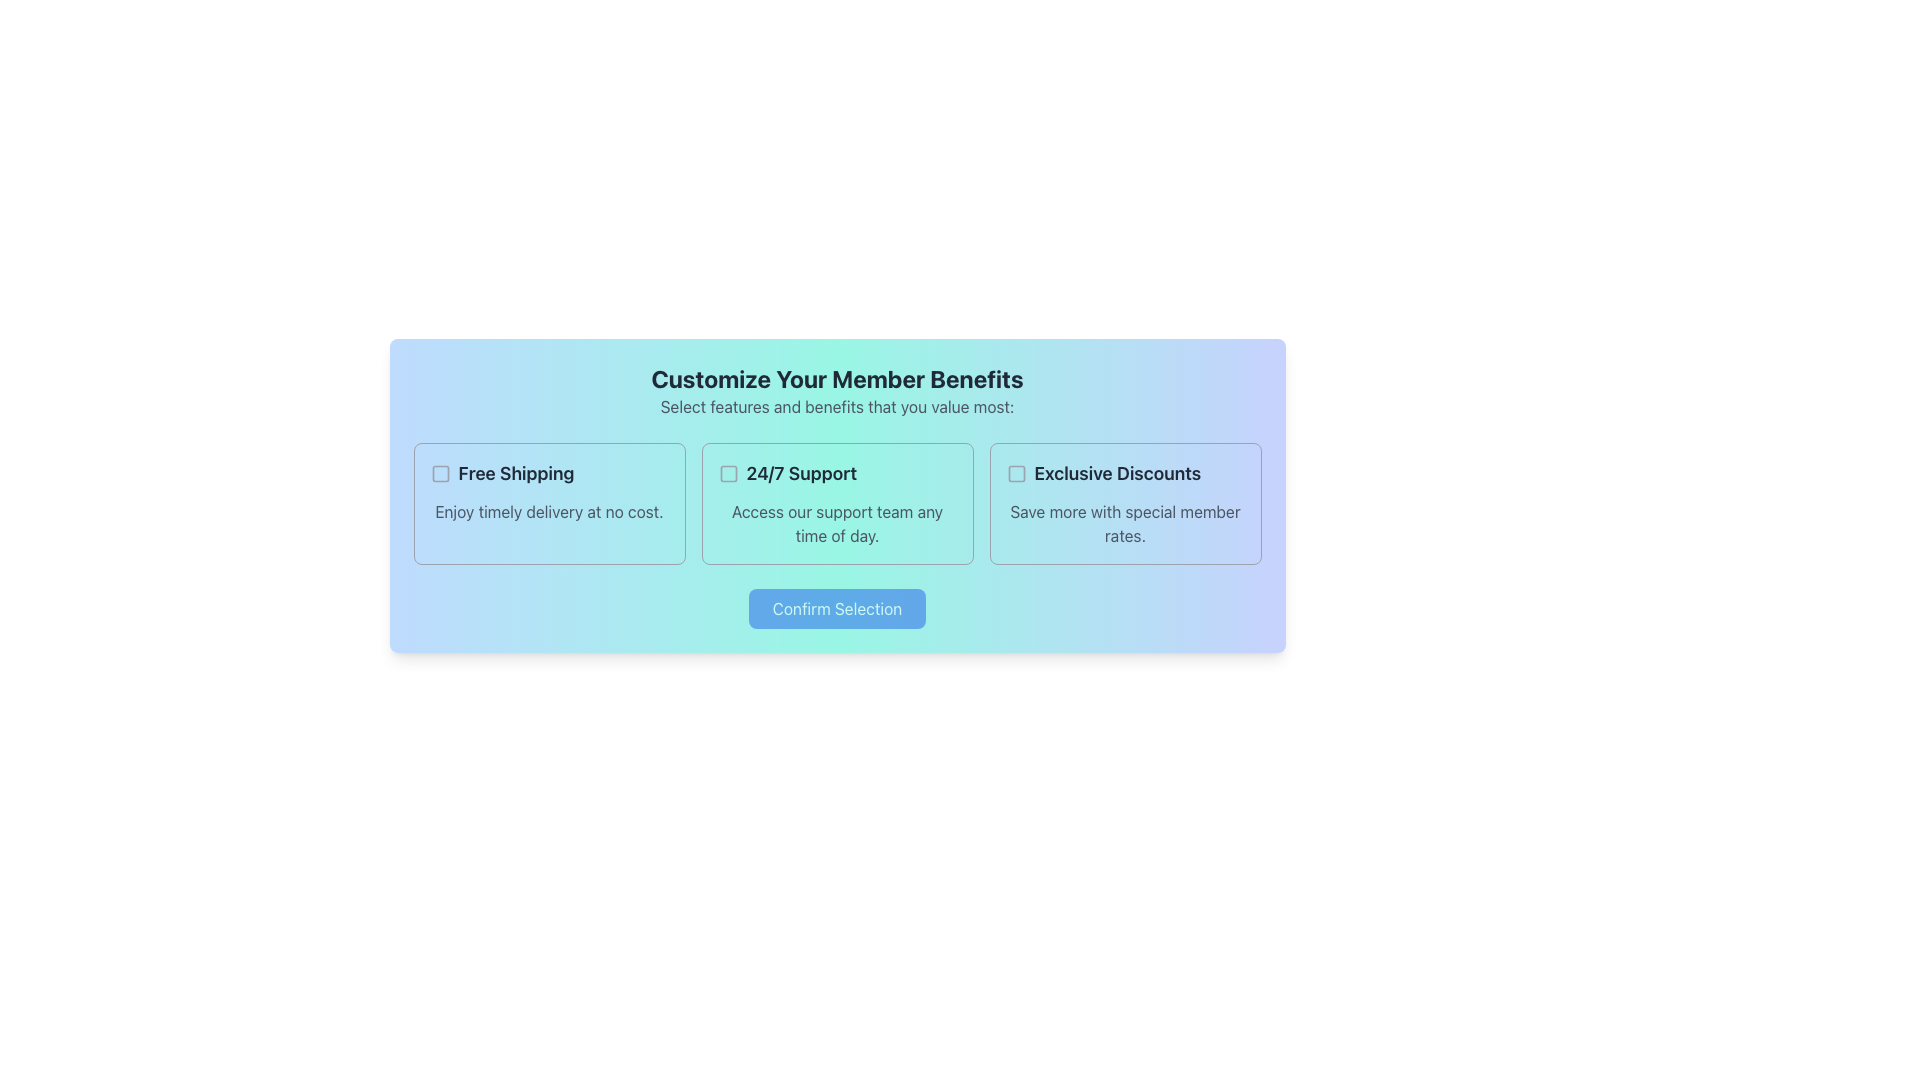 Image resolution: width=1920 pixels, height=1080 pixels. I want to click on the confirm button located centrally within the bottom section of the styled card component to confirm the selection of benefits or choices made within the interface, so click(837, 608).